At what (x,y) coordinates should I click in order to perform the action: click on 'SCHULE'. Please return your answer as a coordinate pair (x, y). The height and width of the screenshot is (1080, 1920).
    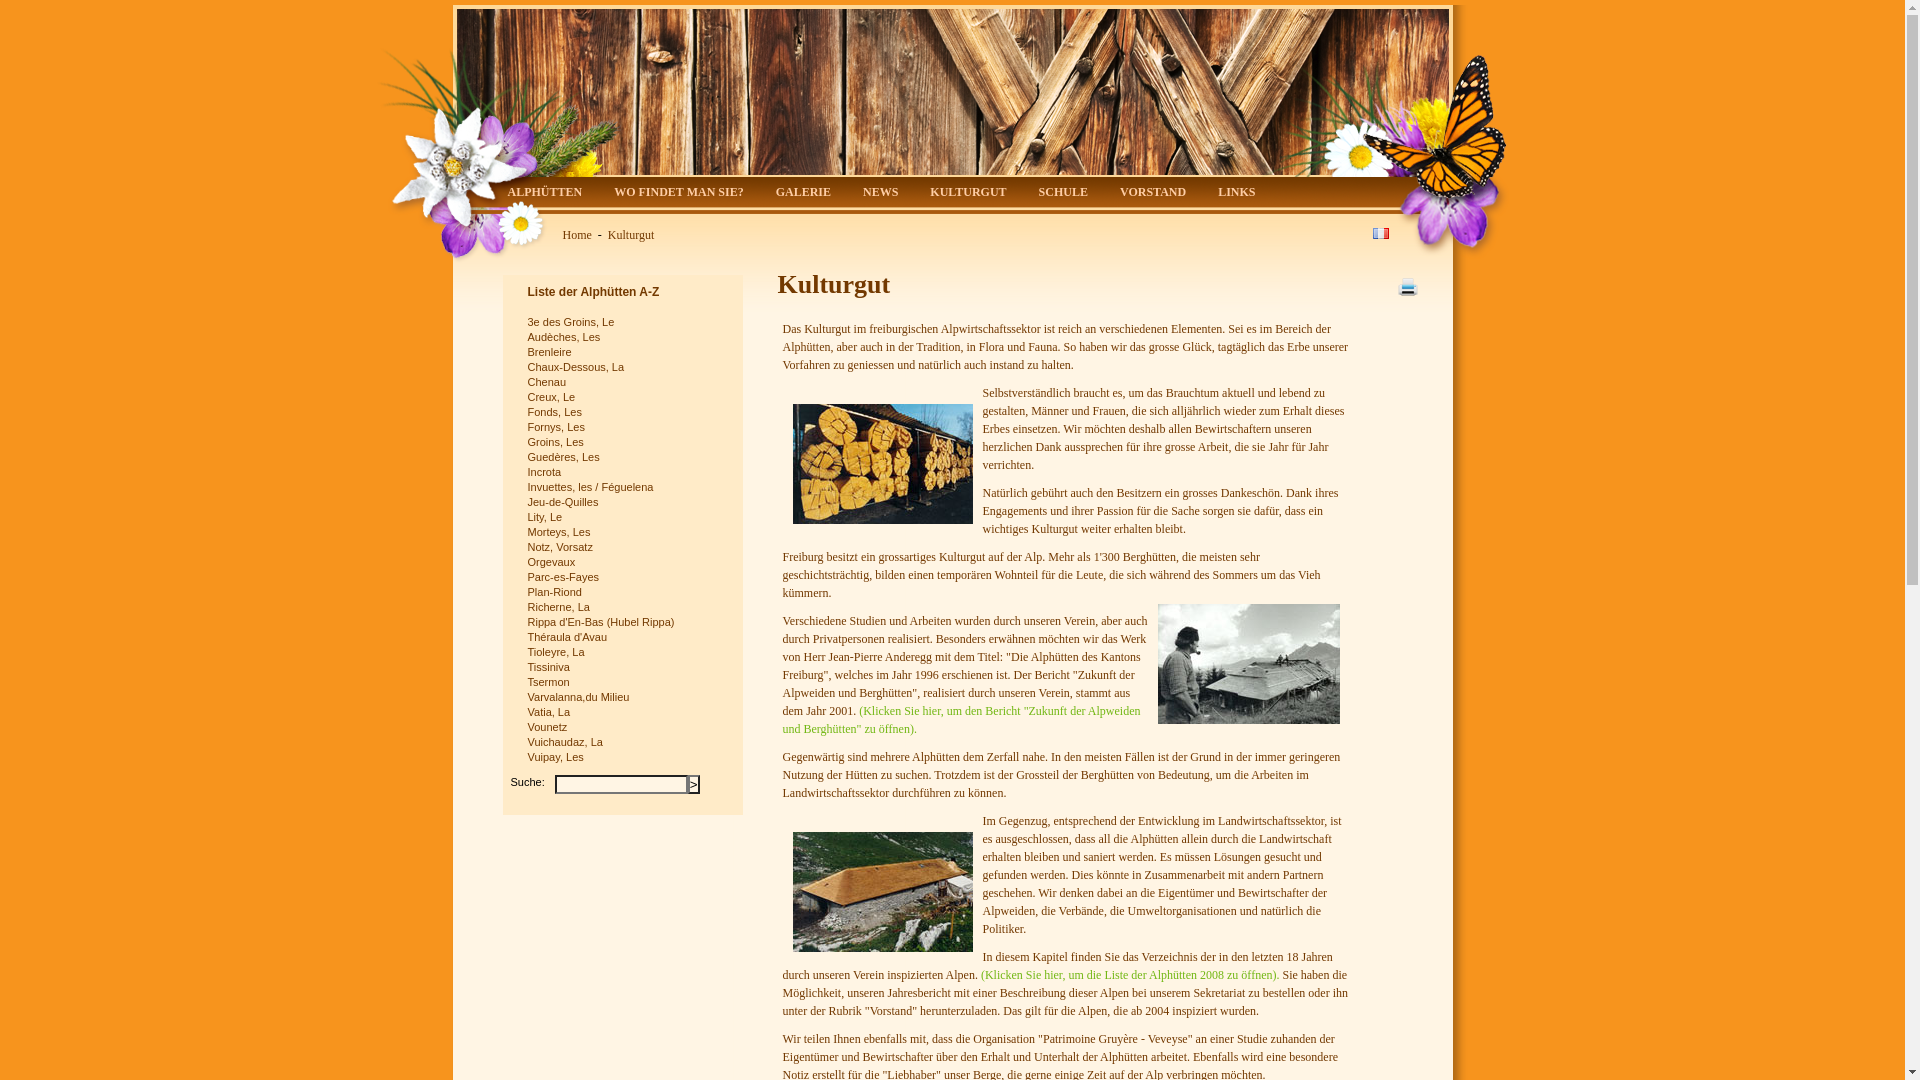
    Looking at the image, I should click on (1062, 193).